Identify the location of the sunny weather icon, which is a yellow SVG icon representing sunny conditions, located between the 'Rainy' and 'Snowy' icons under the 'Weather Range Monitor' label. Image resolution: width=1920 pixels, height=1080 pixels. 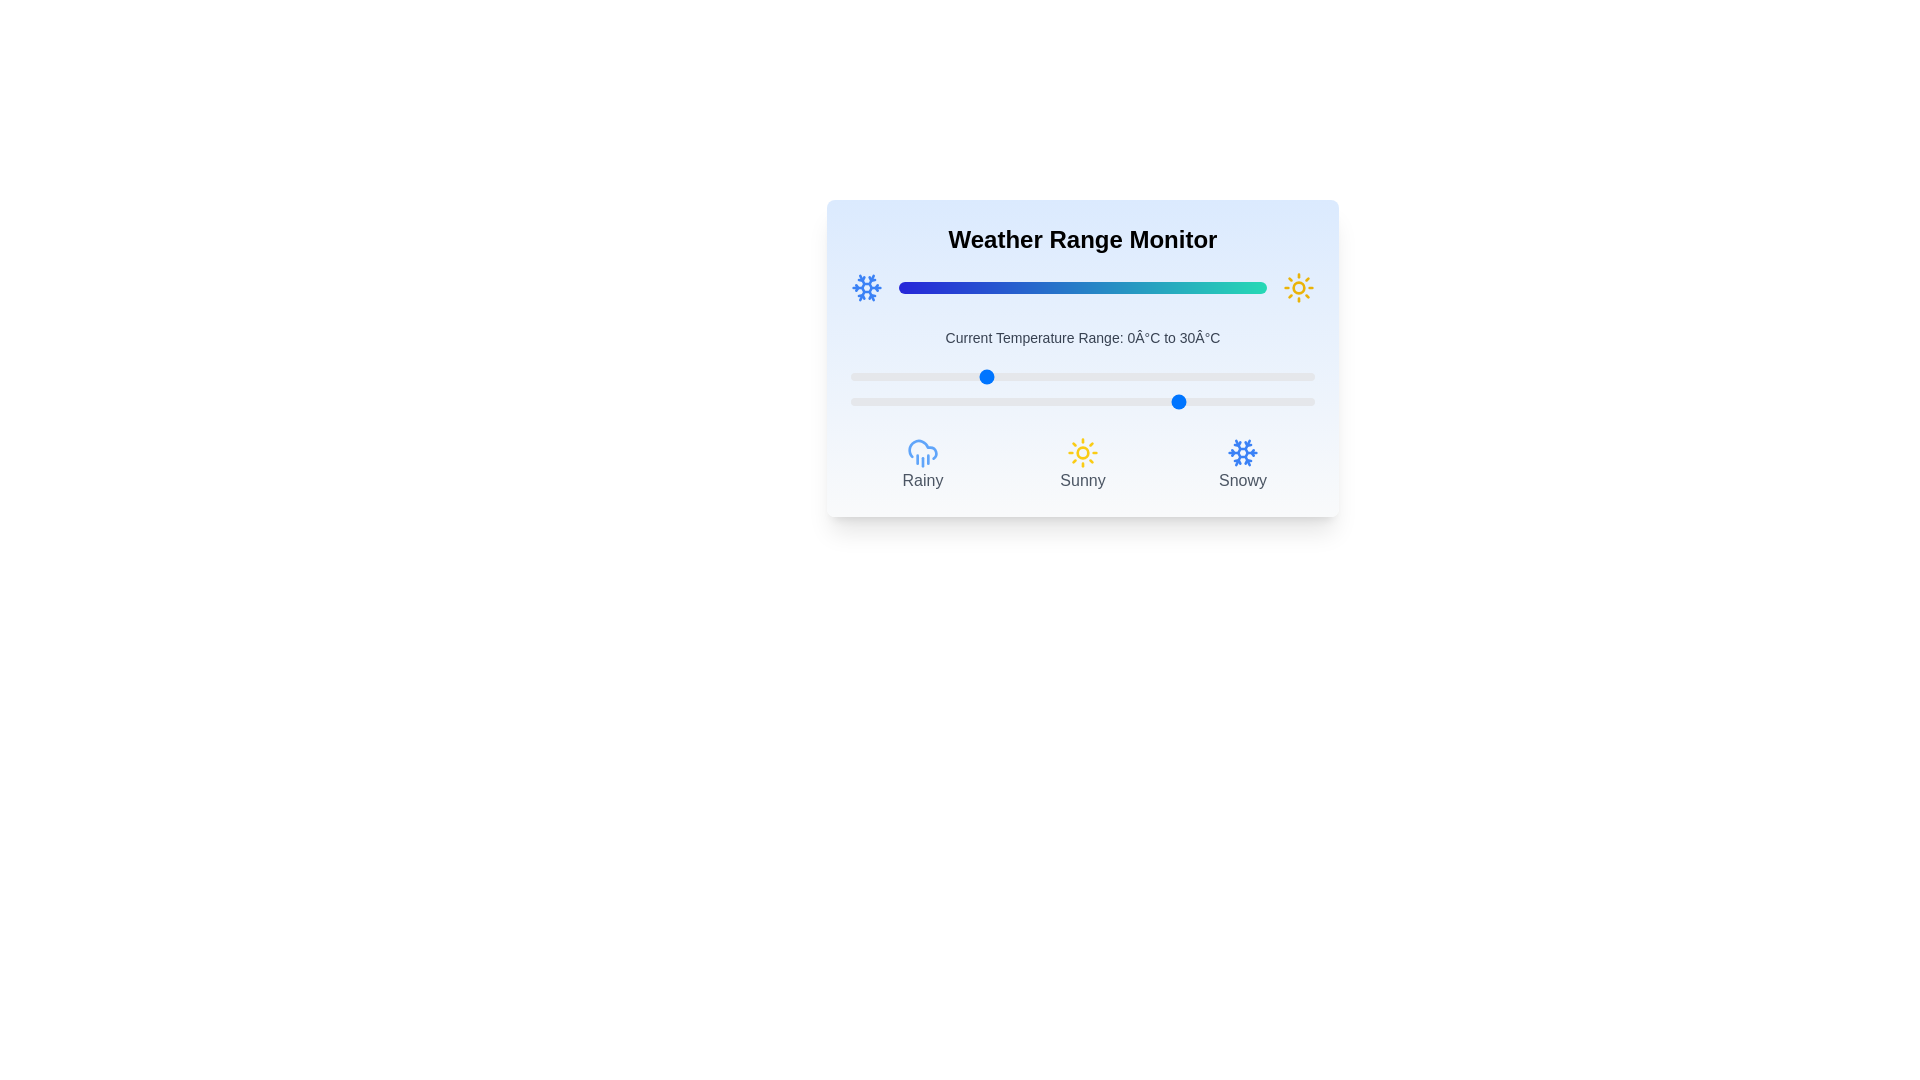
(1082, 452).